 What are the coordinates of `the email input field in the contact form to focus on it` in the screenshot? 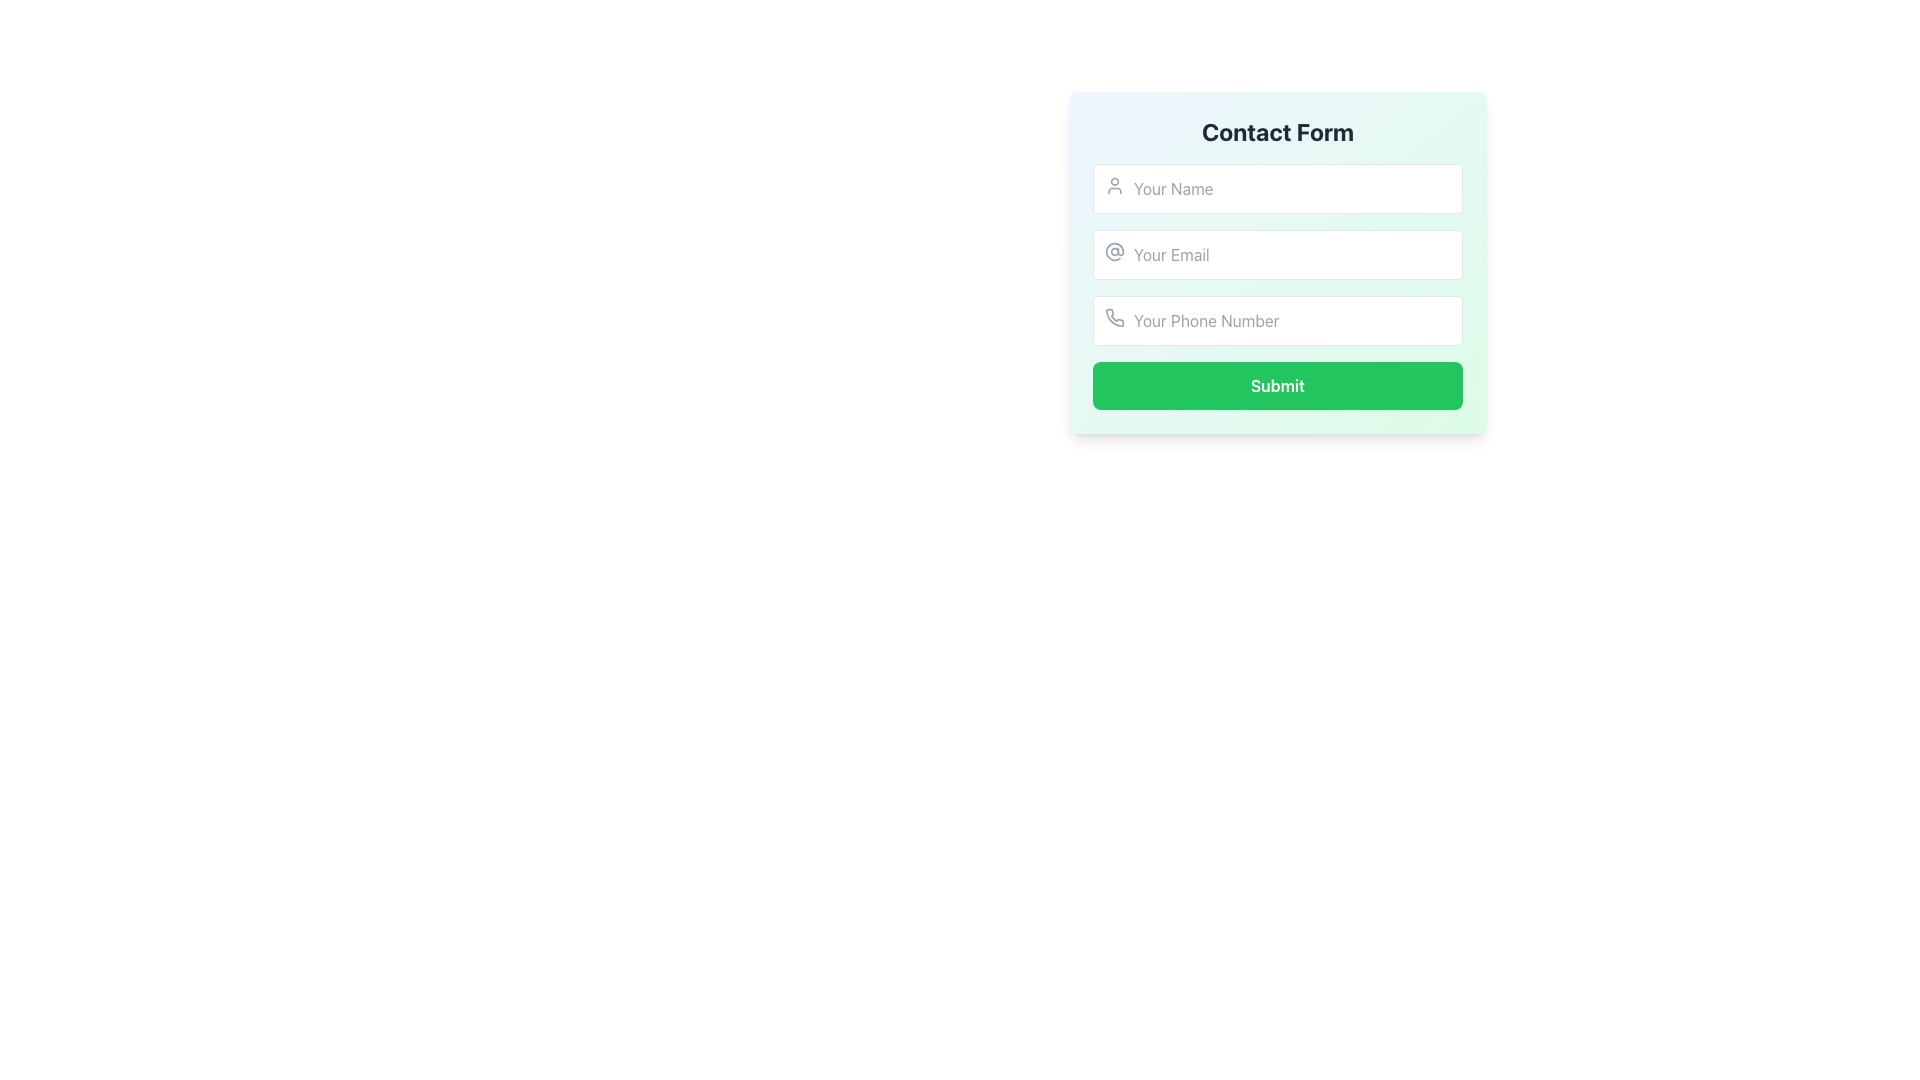 It's located at (1276, 261).